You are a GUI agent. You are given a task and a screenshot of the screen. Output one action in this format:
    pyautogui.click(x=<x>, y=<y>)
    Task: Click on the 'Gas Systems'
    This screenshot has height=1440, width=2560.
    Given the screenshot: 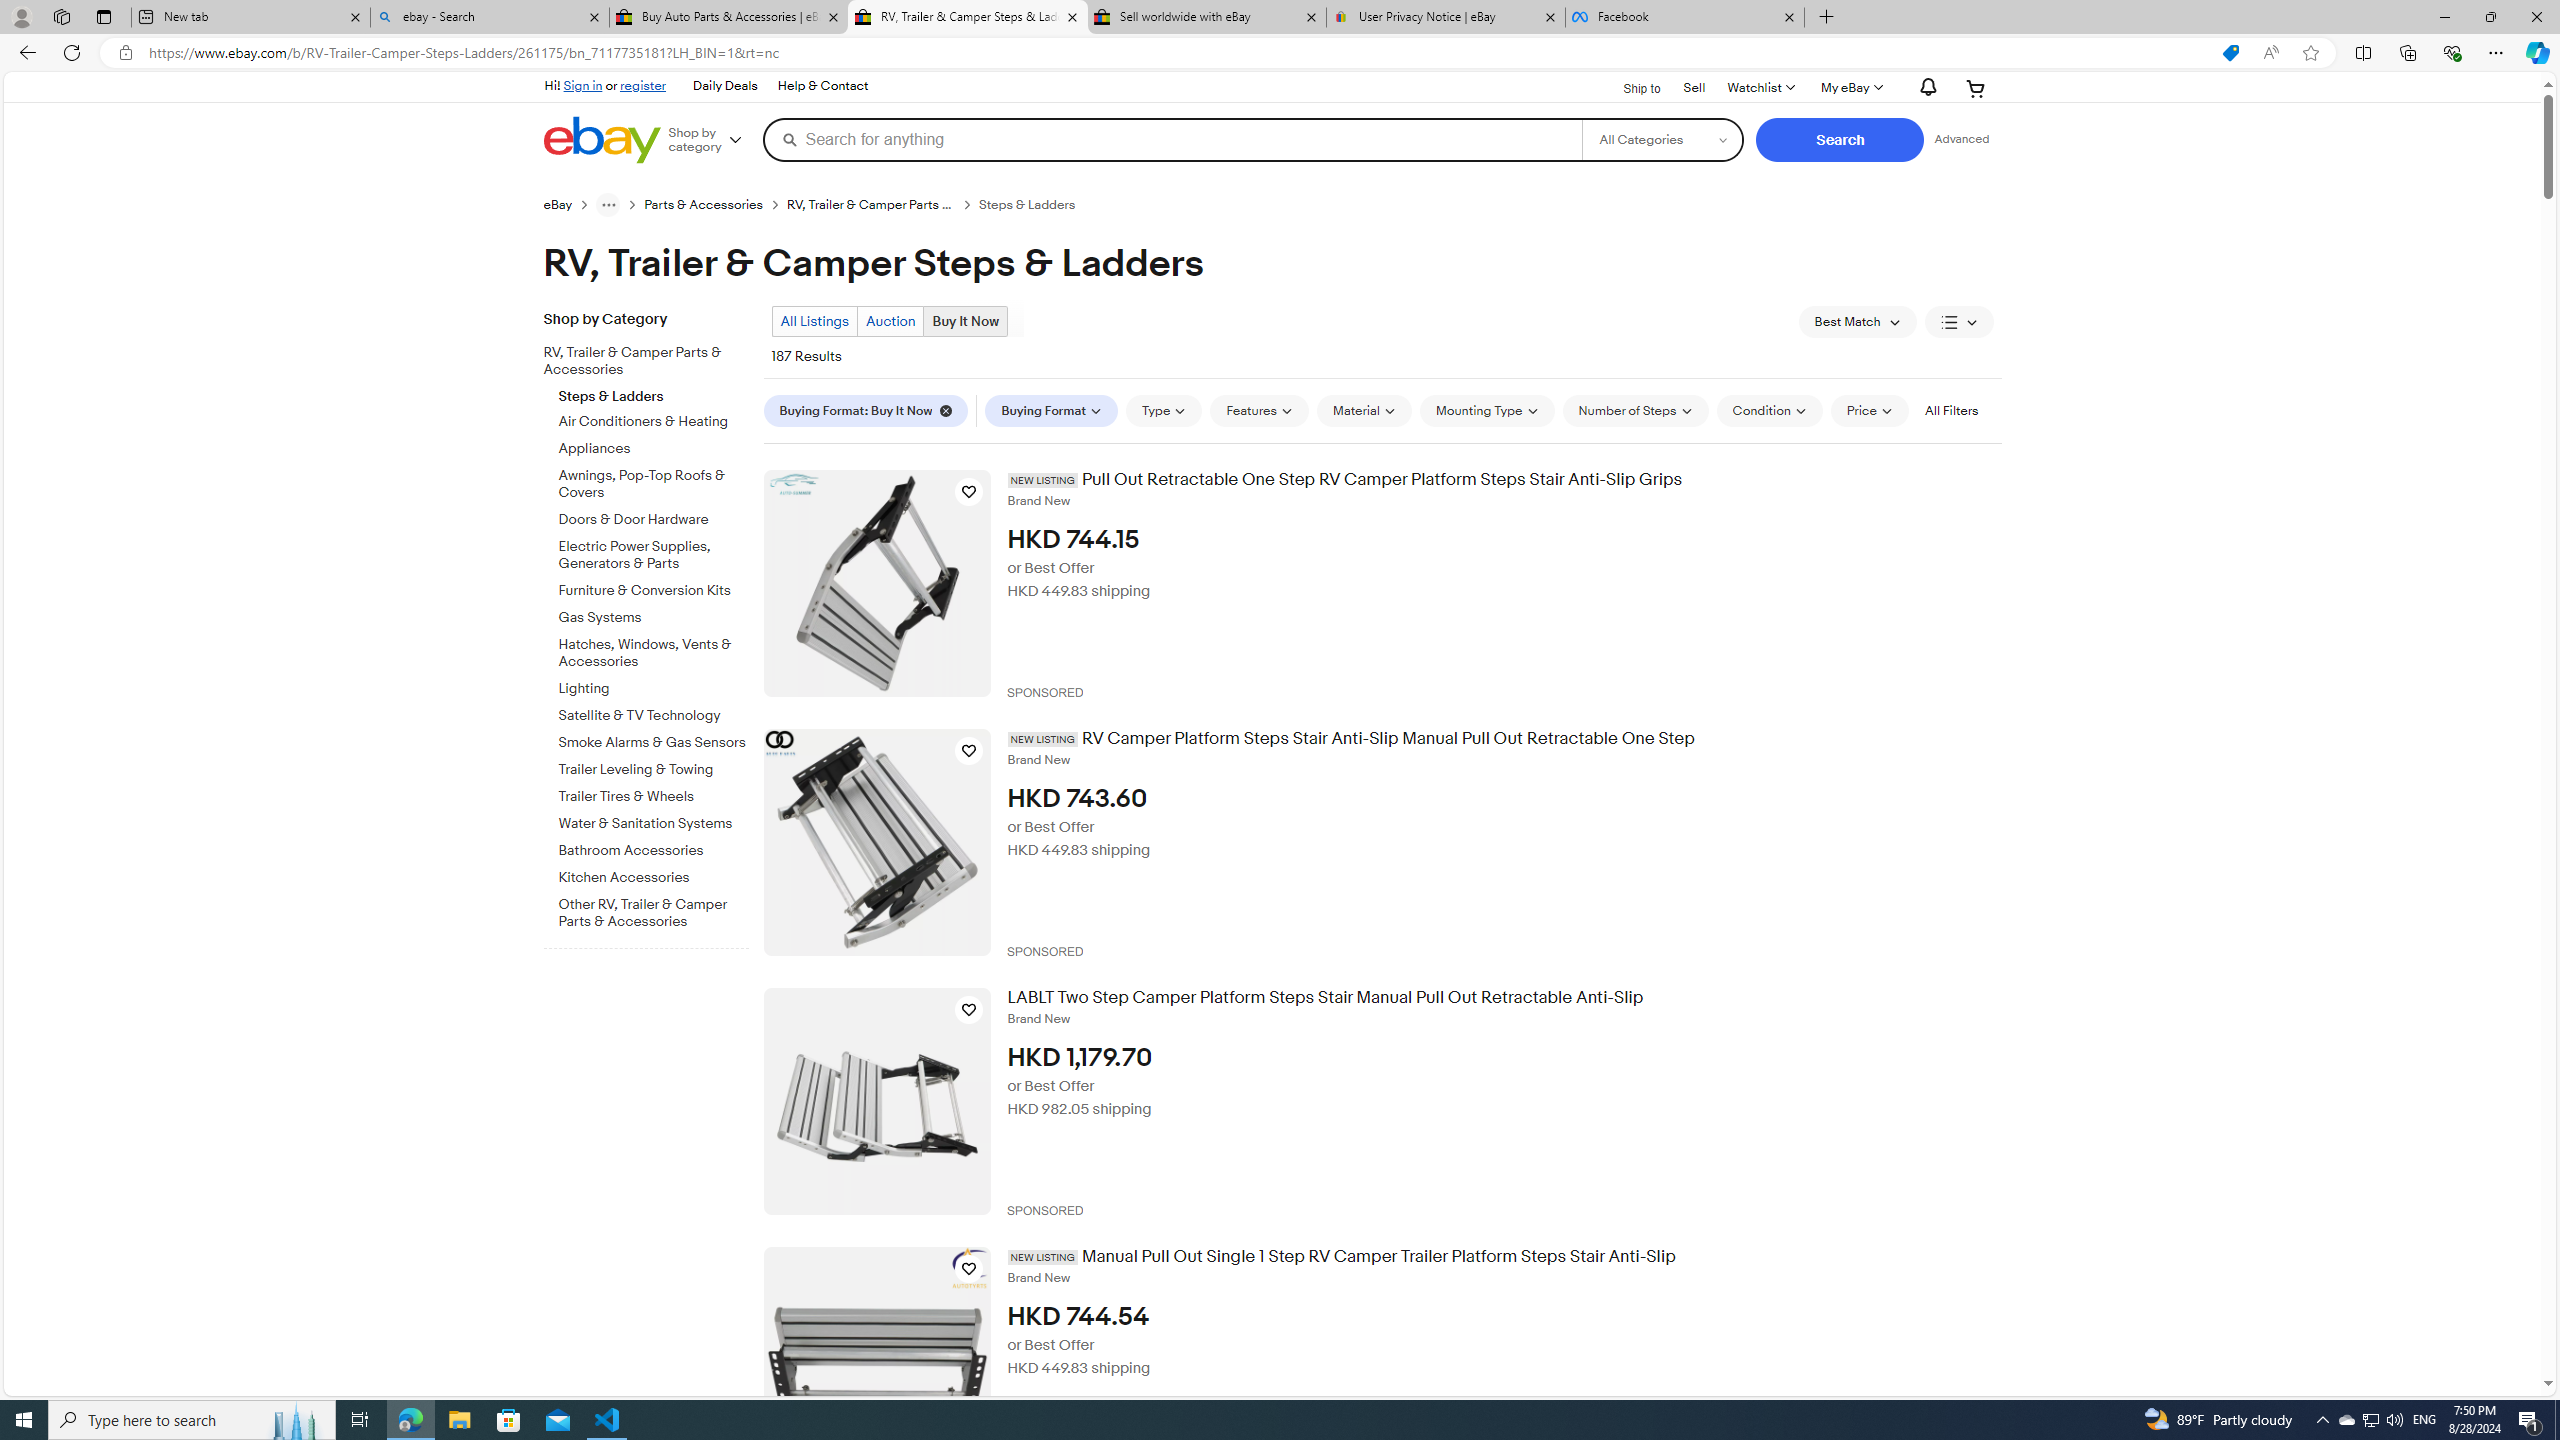 What is the action you would take?
    pyautogui.click(x=653, y=613)
    